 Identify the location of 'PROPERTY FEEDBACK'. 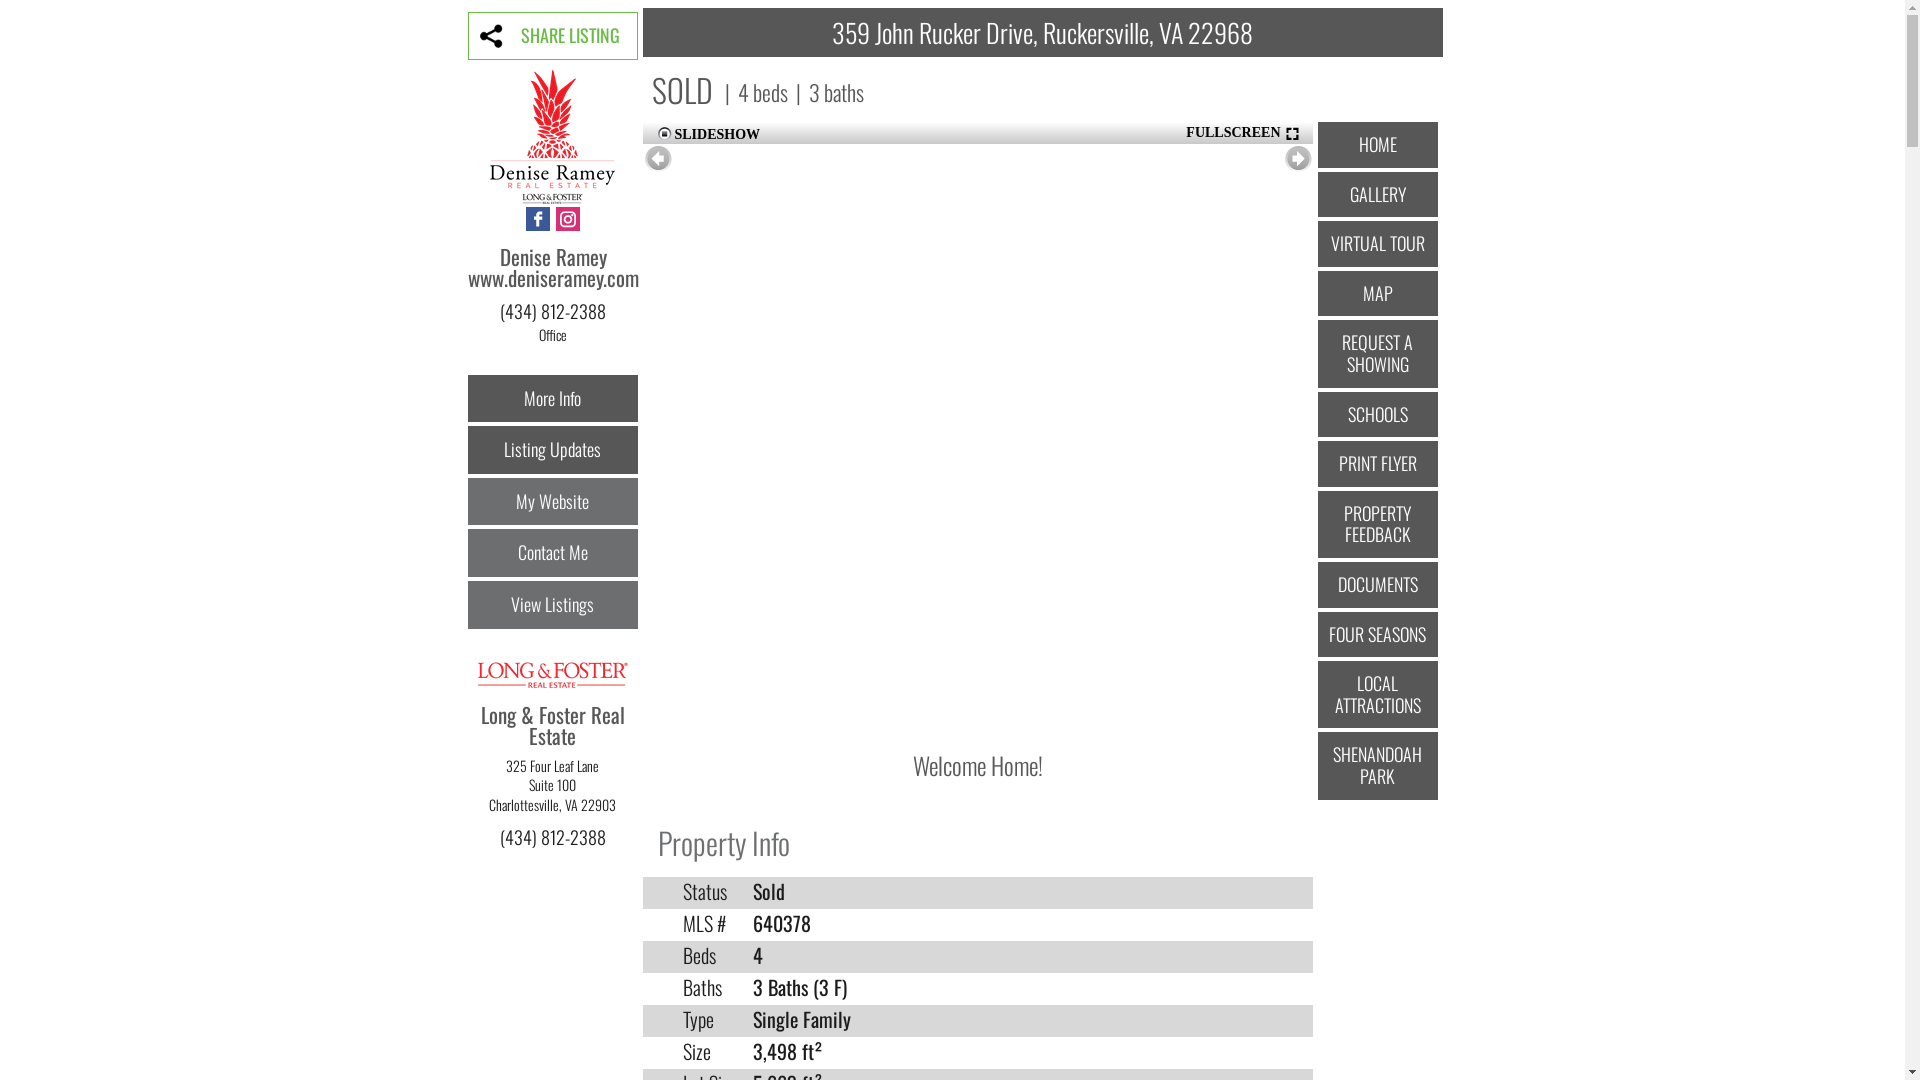
(1376, 523).